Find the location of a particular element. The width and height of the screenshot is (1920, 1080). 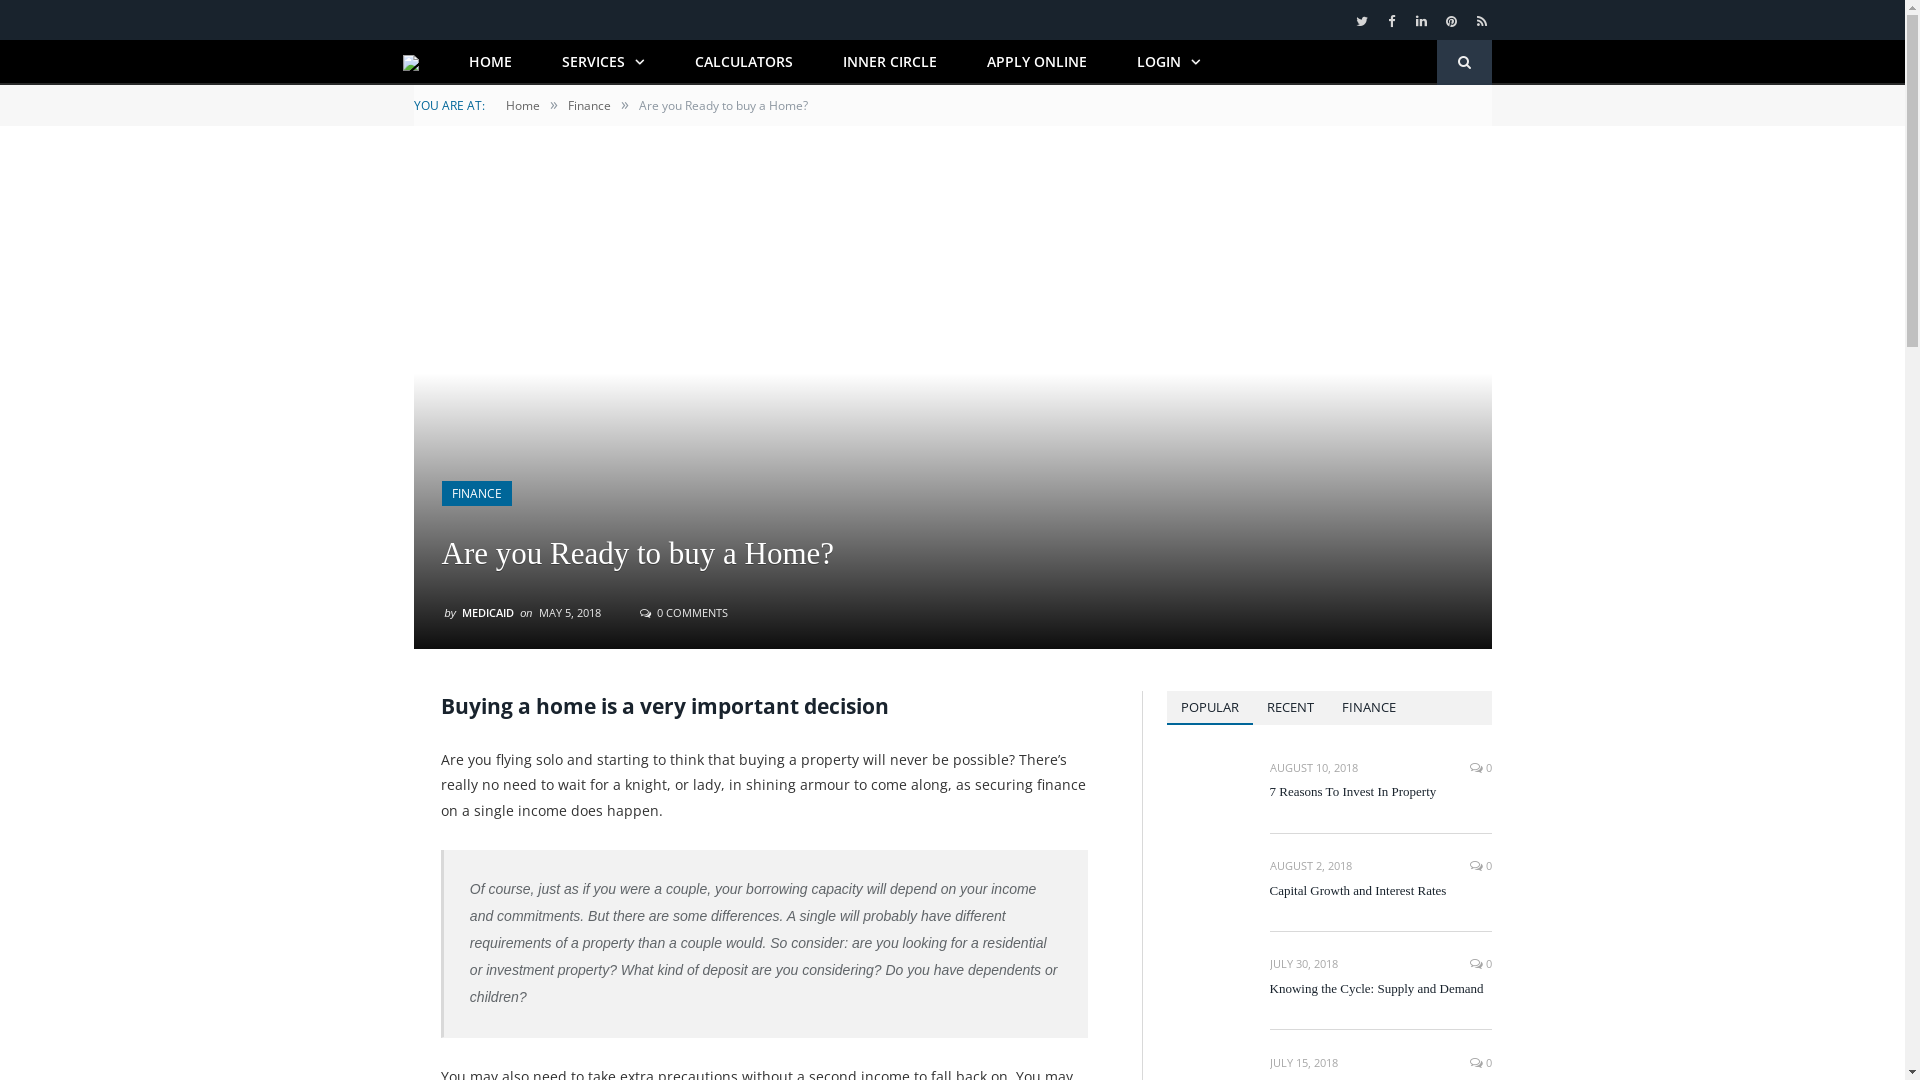

'LOGIN' is located at coordinates (1169, 61).